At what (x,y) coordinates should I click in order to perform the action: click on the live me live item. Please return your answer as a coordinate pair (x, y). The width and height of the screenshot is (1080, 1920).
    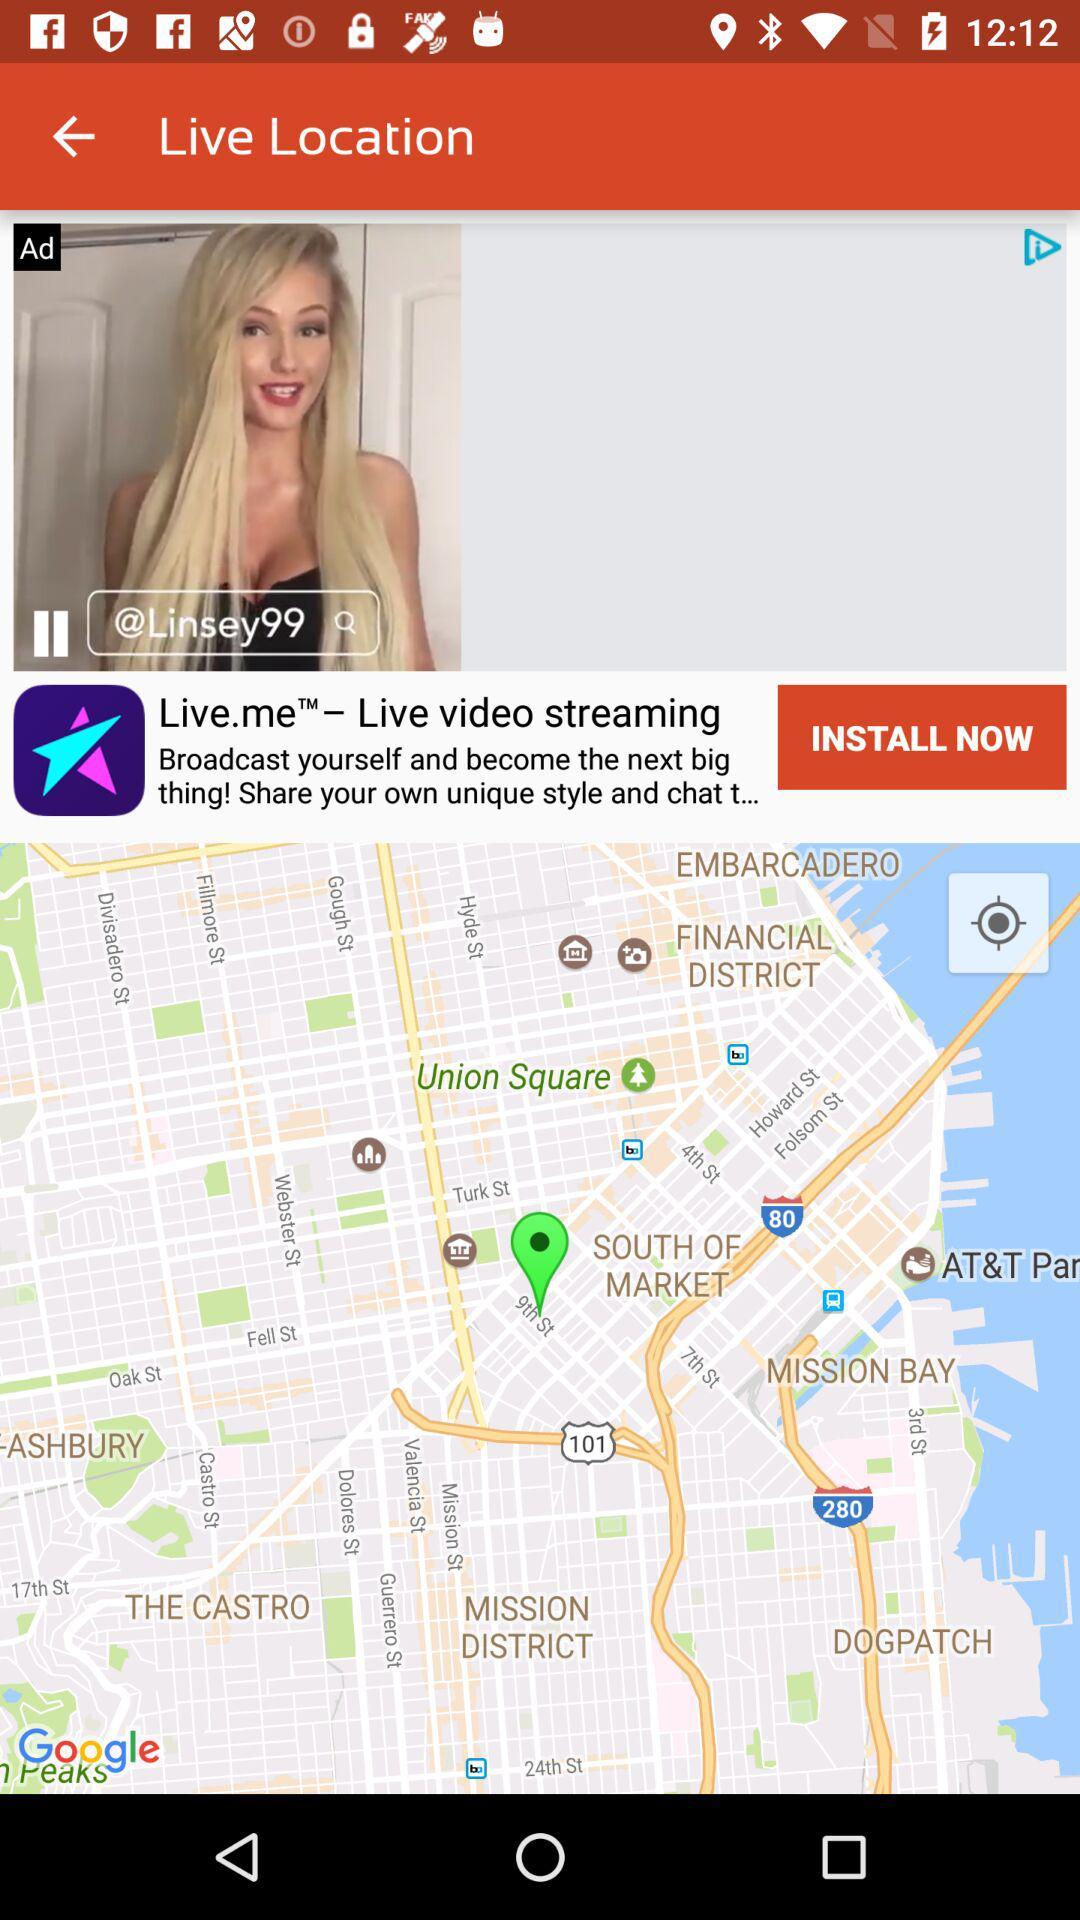
    Looking at the image, I should click on (438, 711).